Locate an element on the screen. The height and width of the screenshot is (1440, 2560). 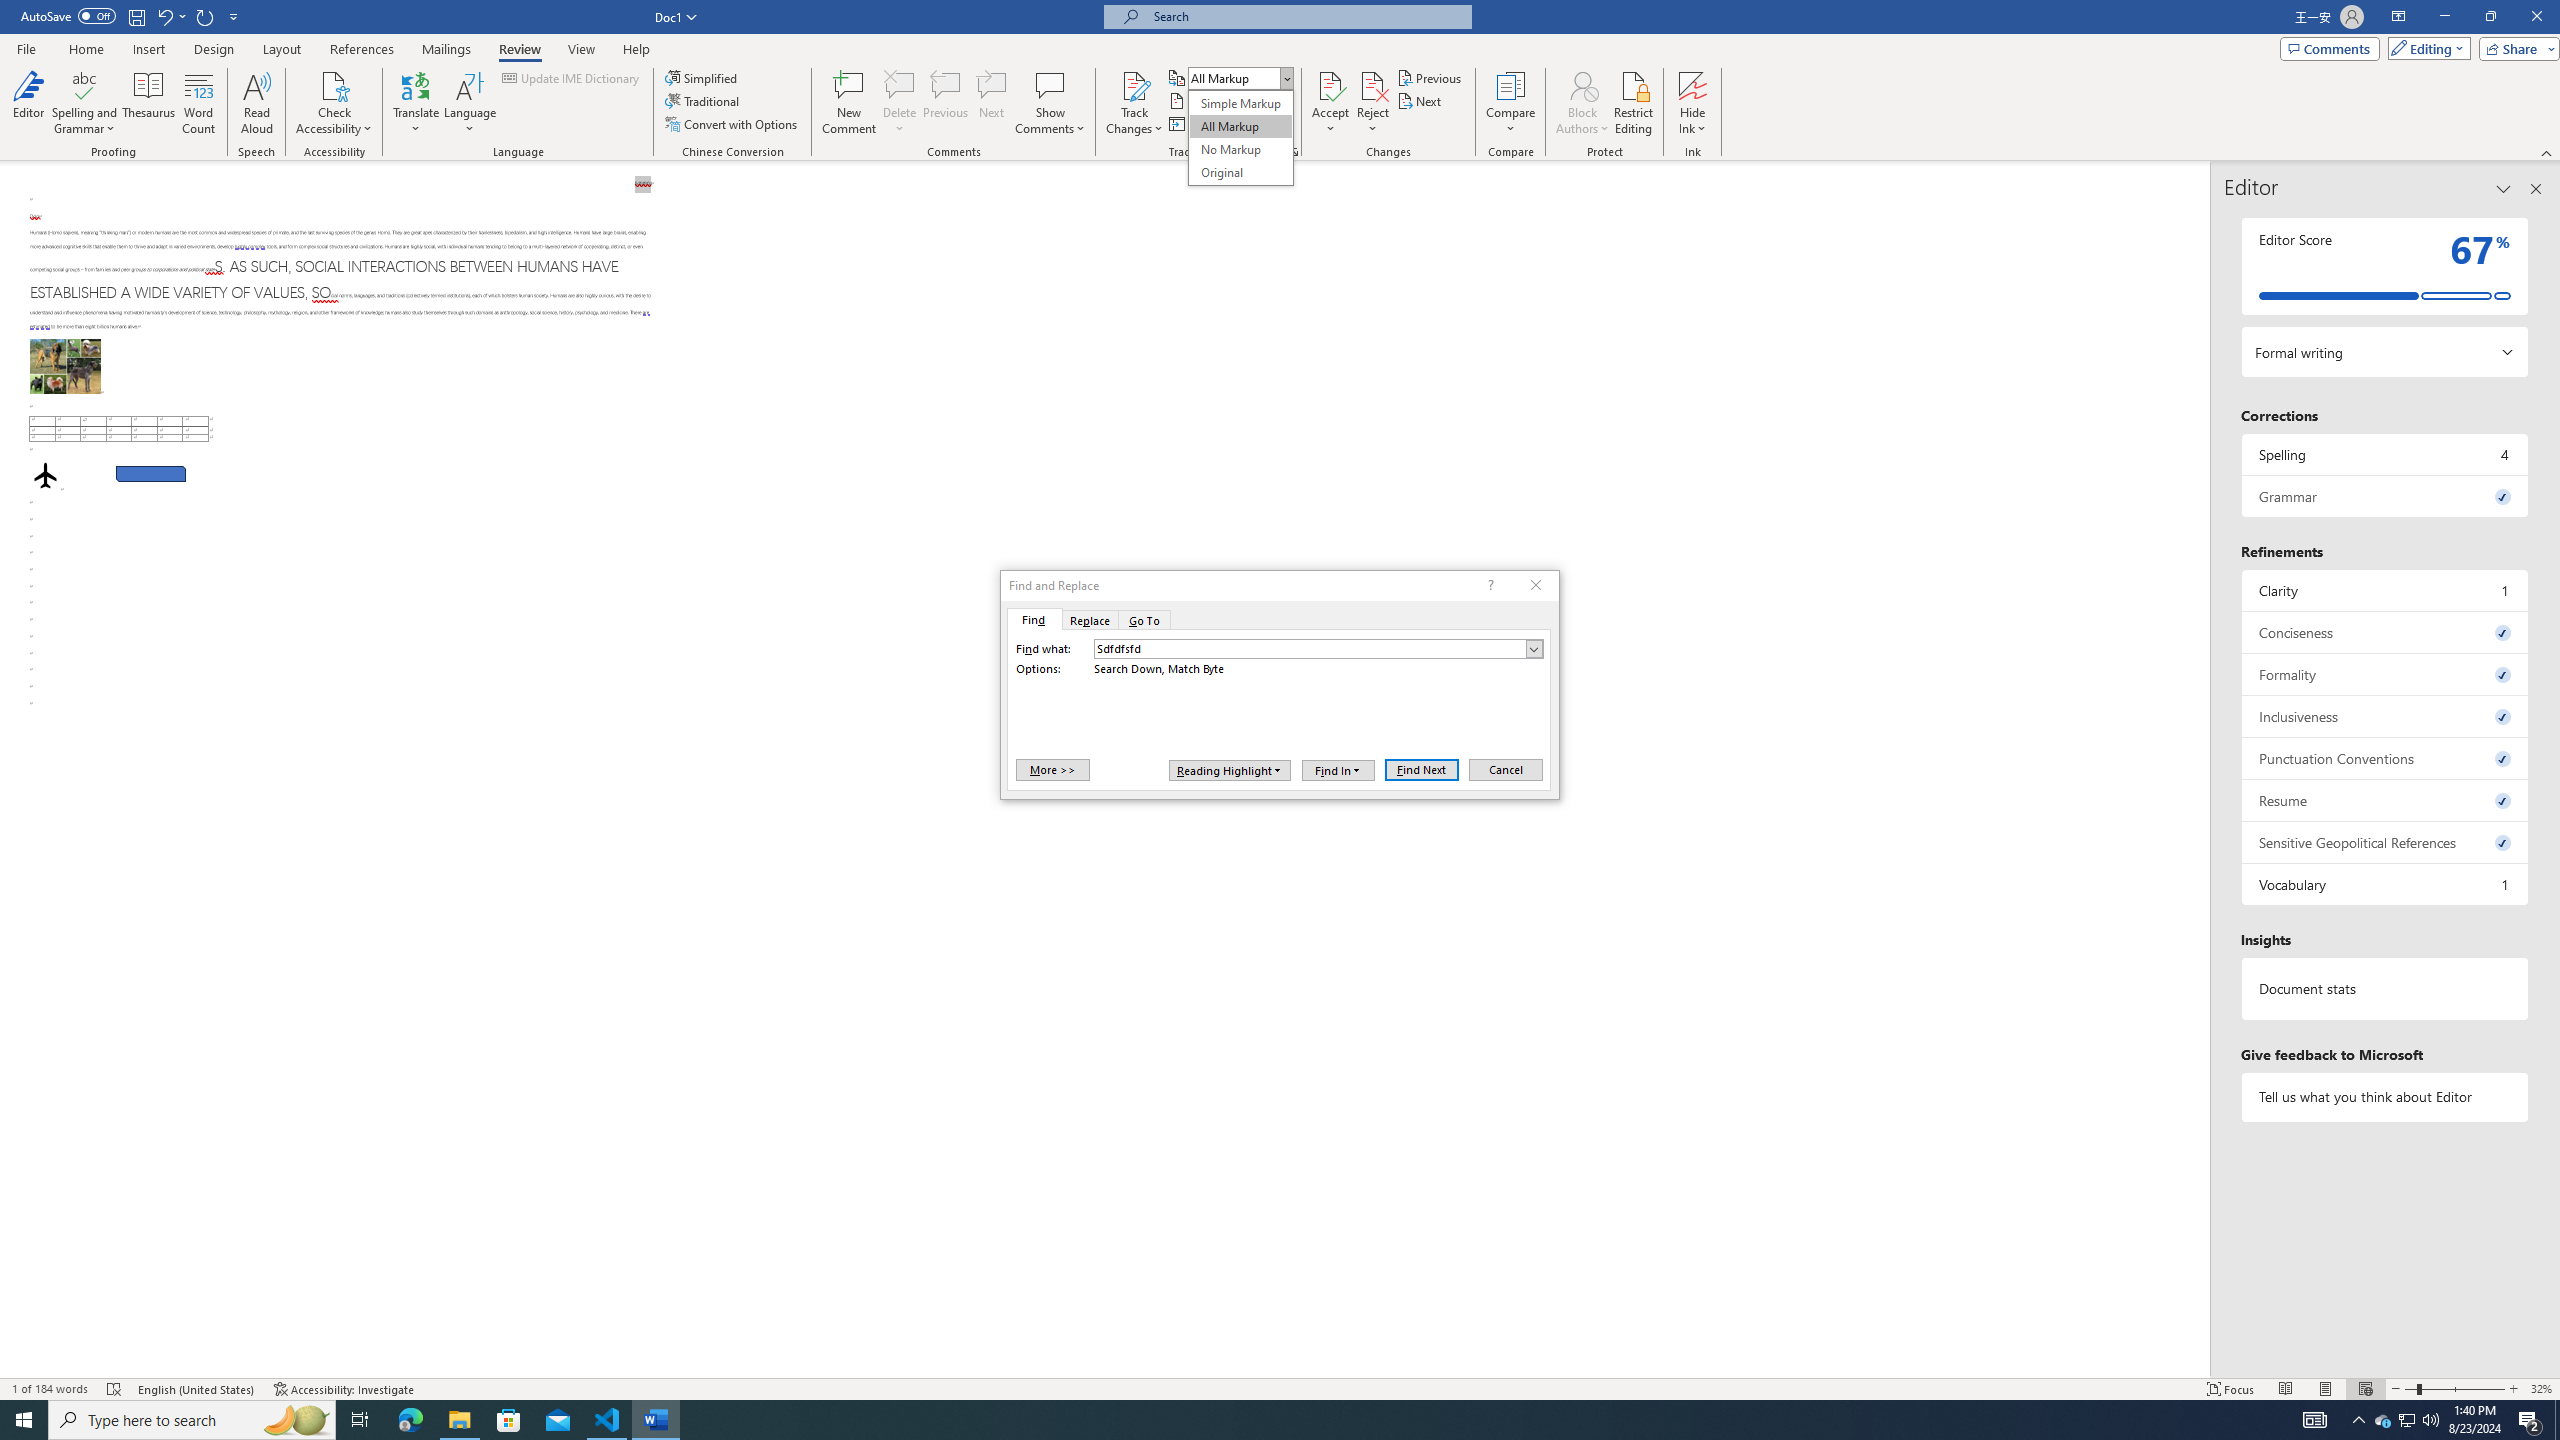
'Notification Chevron' is located at coordinates (2359, 1418).